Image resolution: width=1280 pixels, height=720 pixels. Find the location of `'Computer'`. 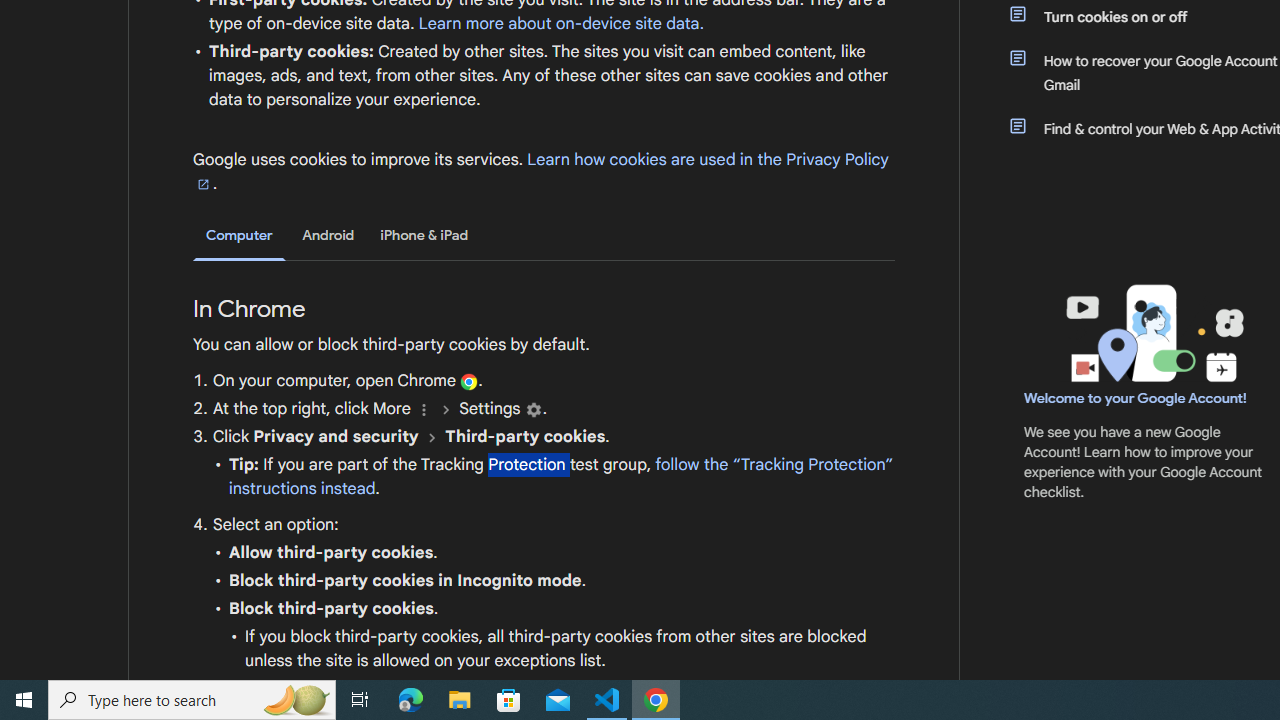

'Computer' is located at coordinates (239, 235).